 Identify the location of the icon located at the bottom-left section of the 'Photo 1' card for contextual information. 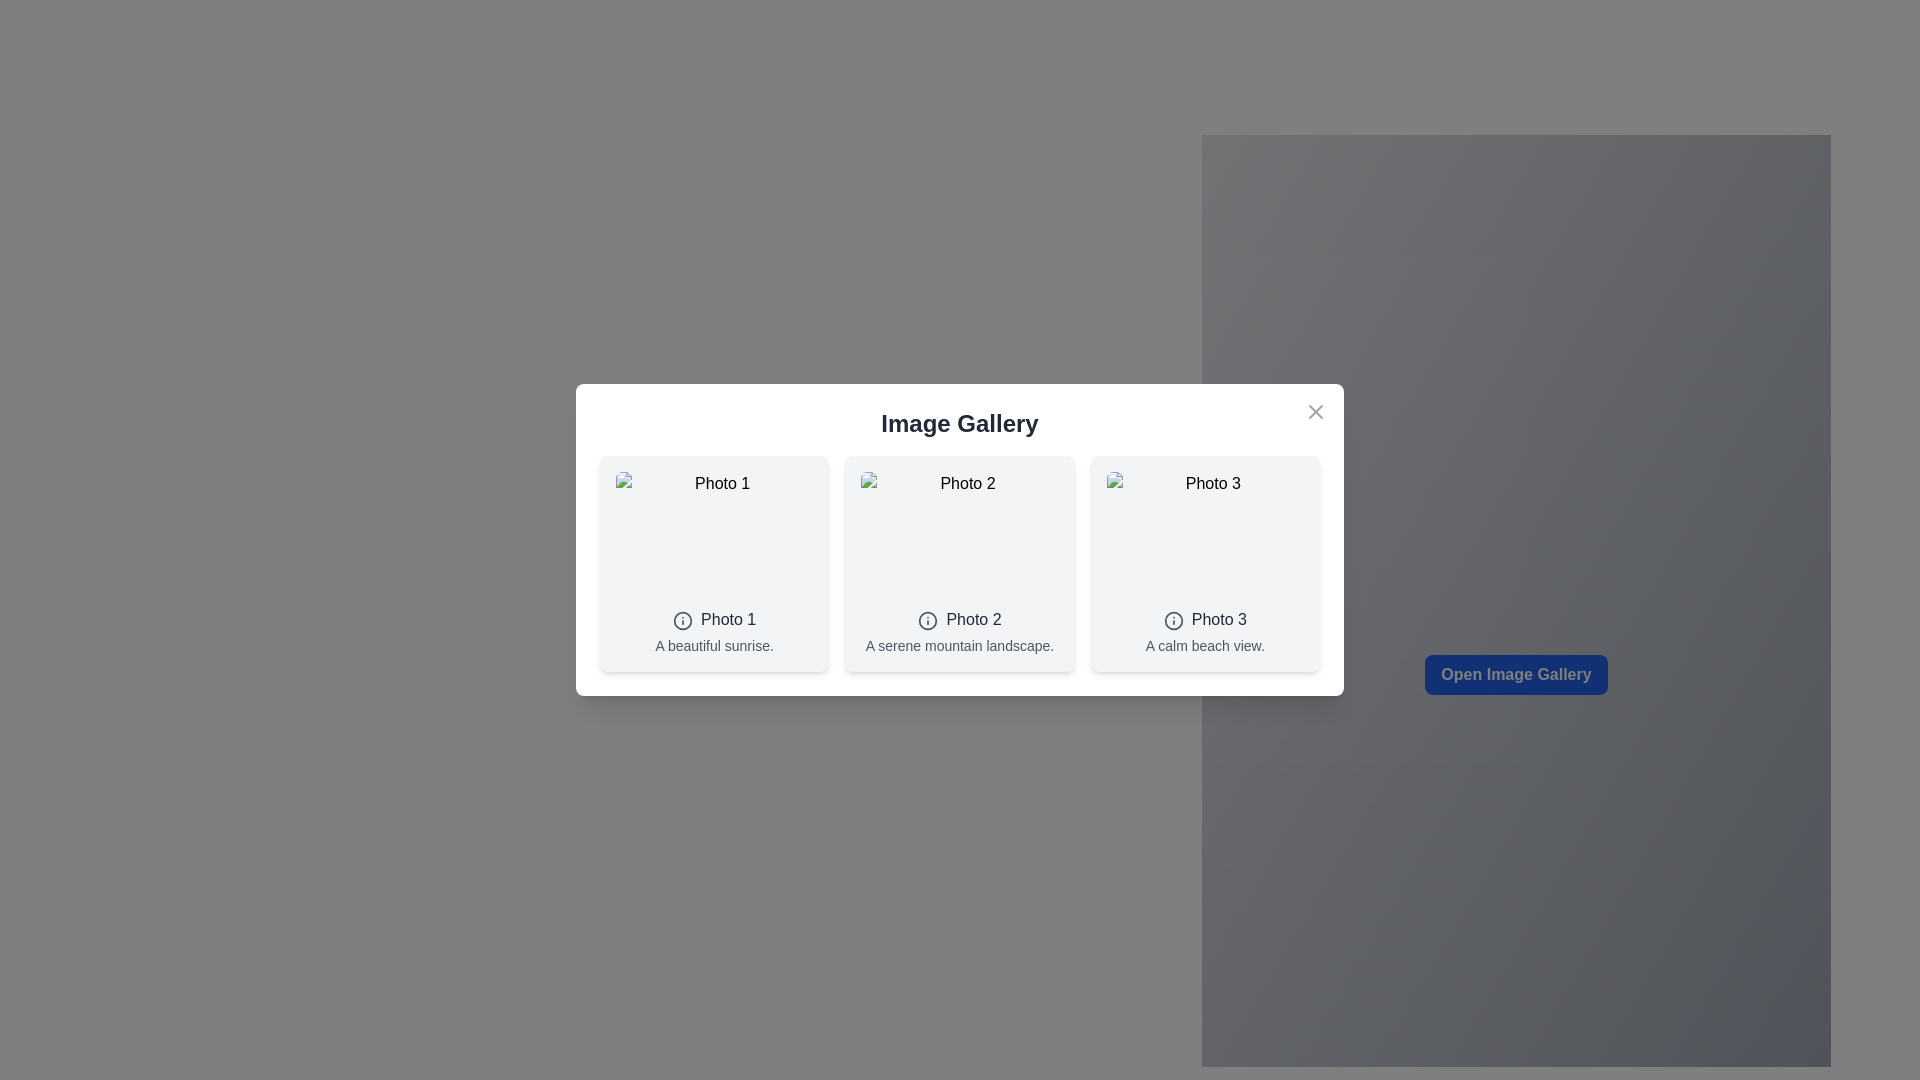
(683, 619).